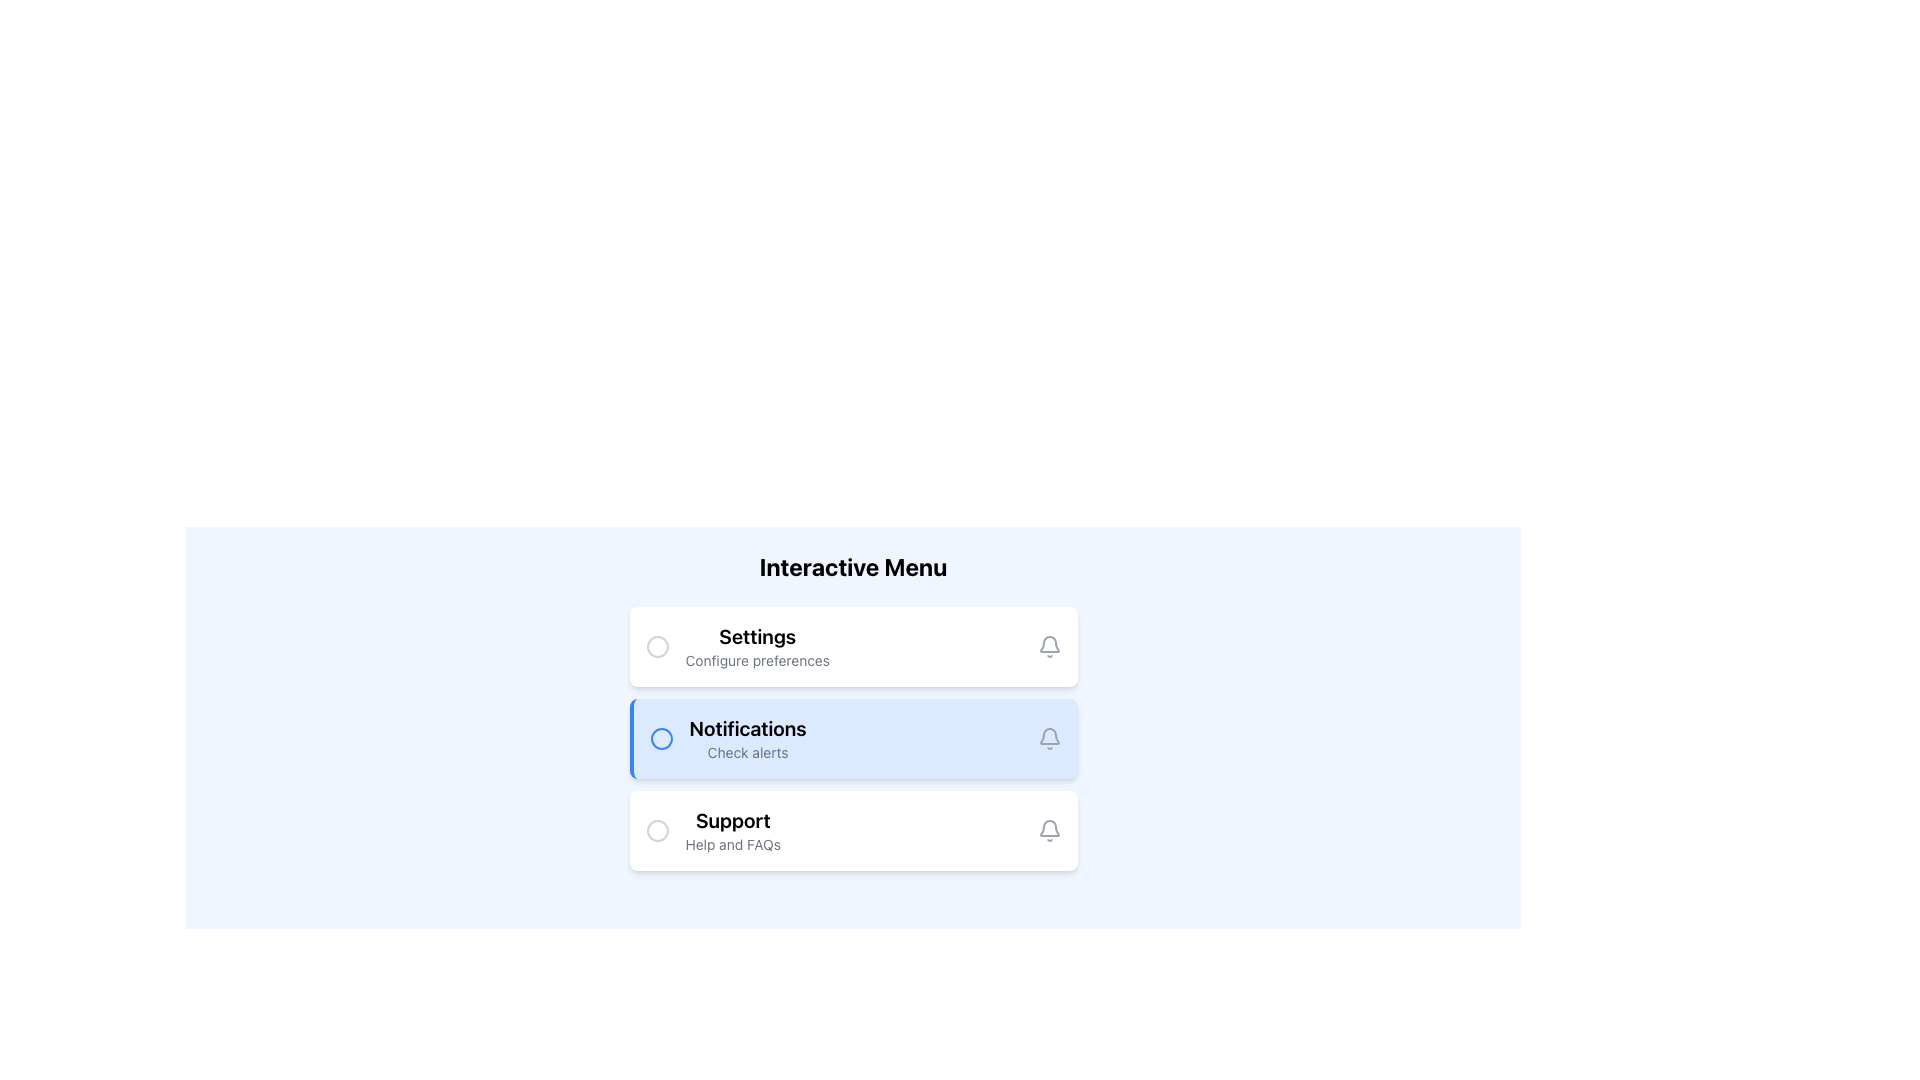  What do you see at coordinates (1048, 739) in the screenshot?
I see `the Notification Icon located in the right corner of the 'Notifications' row in the Interactive Menu` at bounding box center [1048, 739].